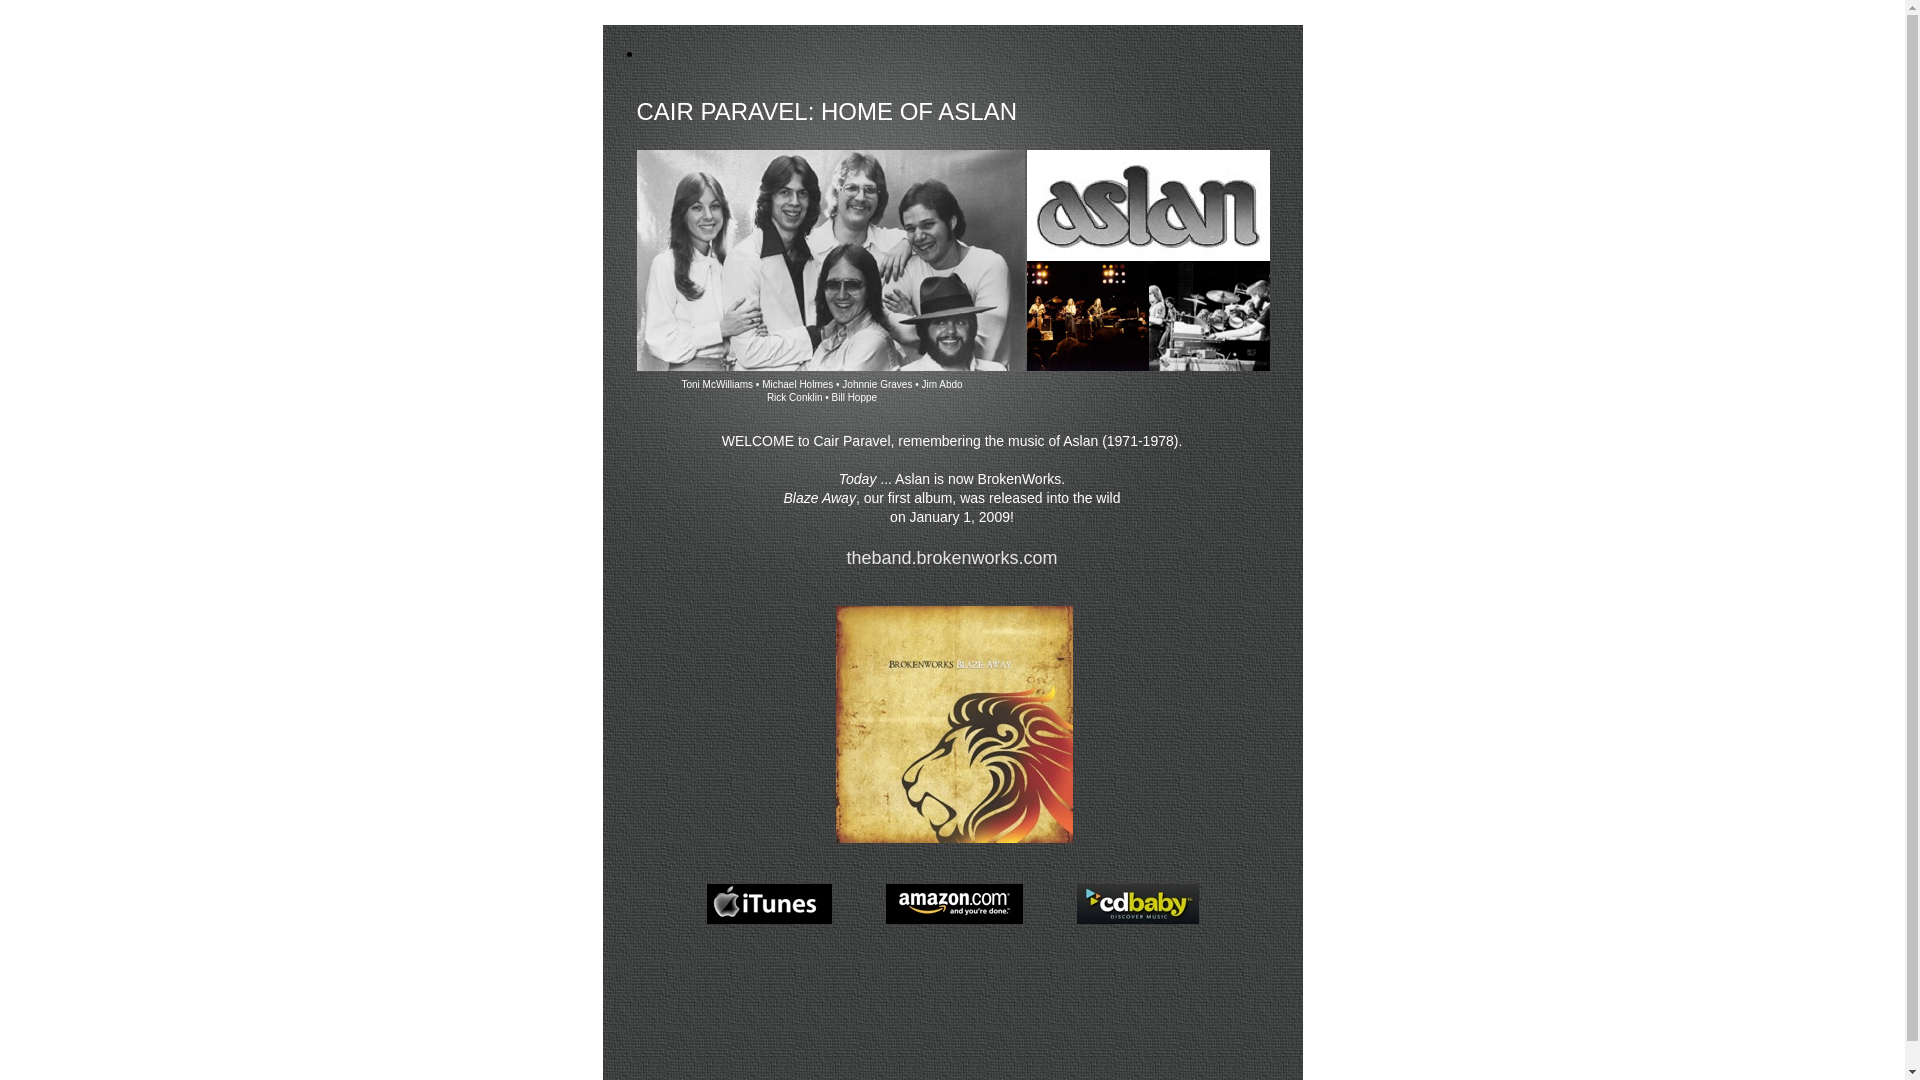 The height and width of the screenshot is (1080, 1920). I want to click on 'http://theband.brokenworks.com', so click(953, 842).